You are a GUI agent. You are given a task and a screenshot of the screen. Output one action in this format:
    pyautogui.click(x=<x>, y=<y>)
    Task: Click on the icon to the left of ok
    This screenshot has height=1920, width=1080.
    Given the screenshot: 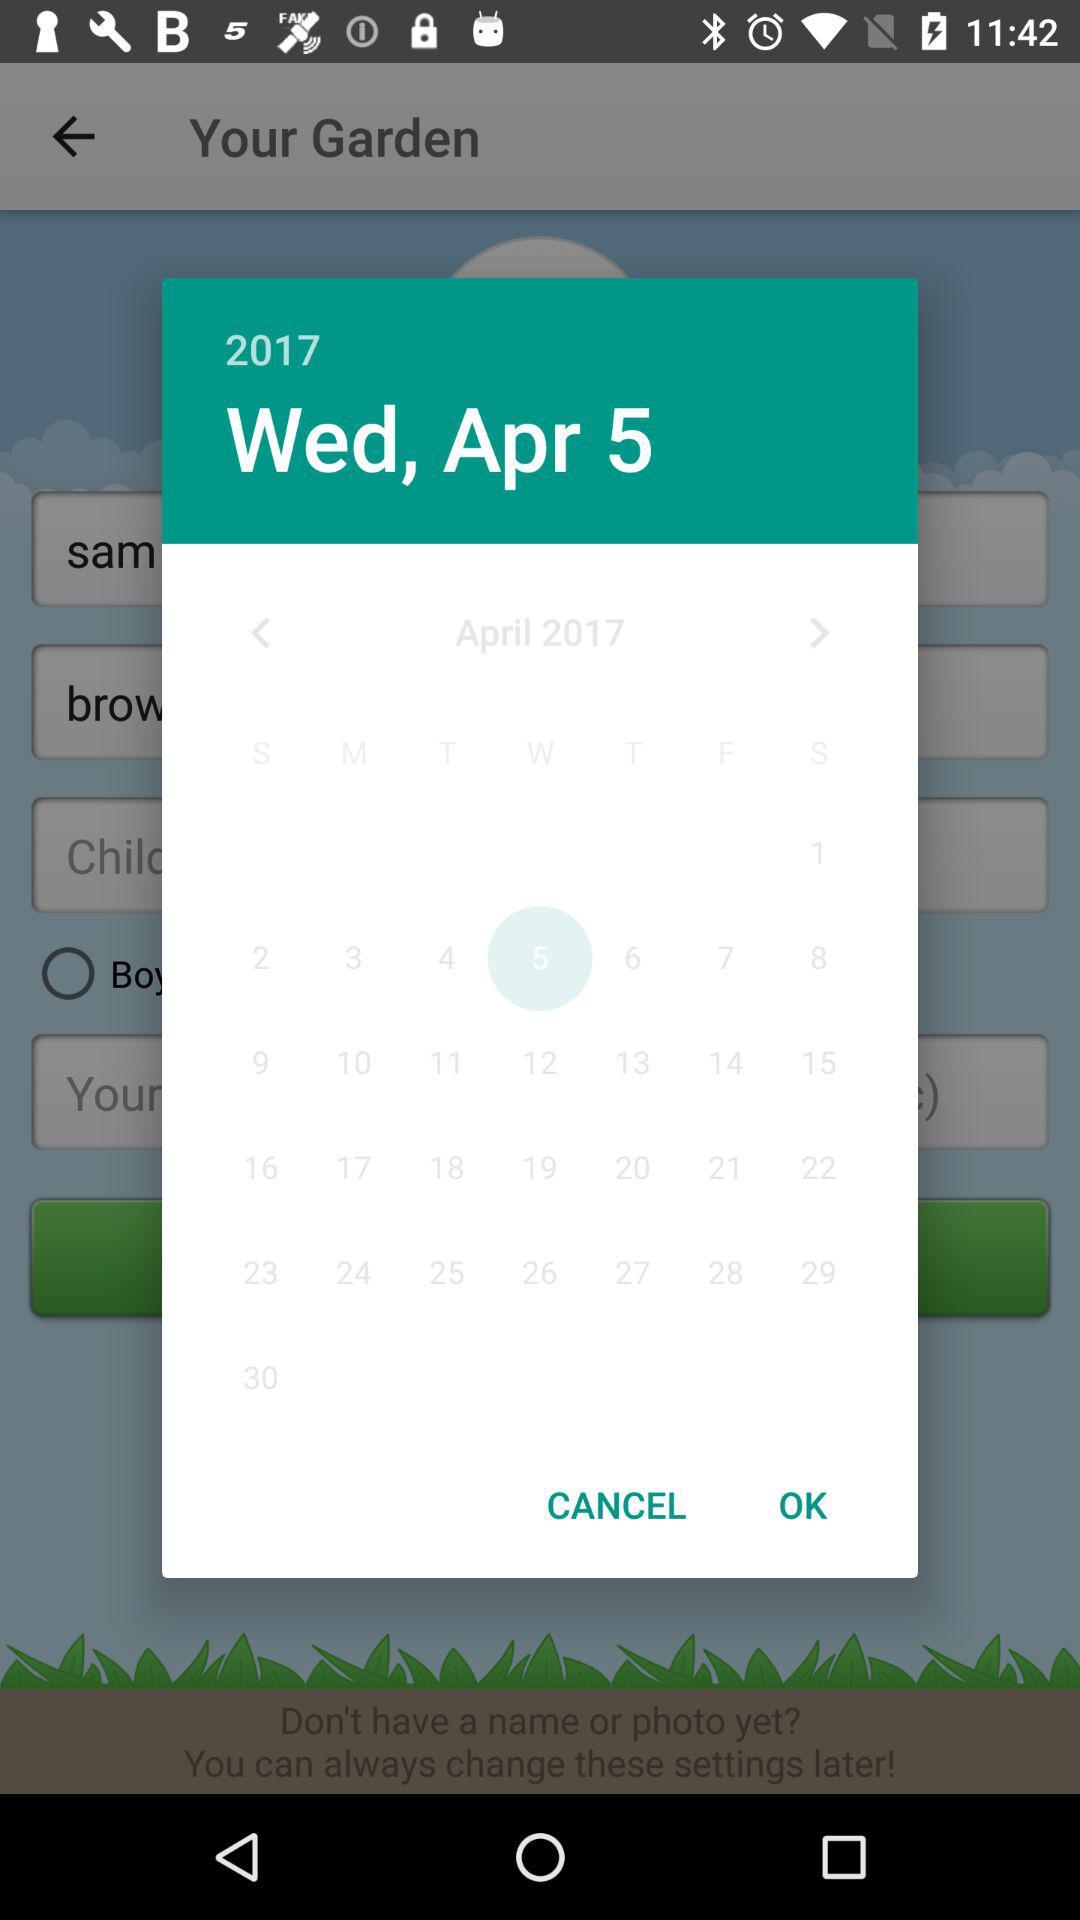 What is the action you would take?
    pyautogui.click(x=615, y=1504)
    